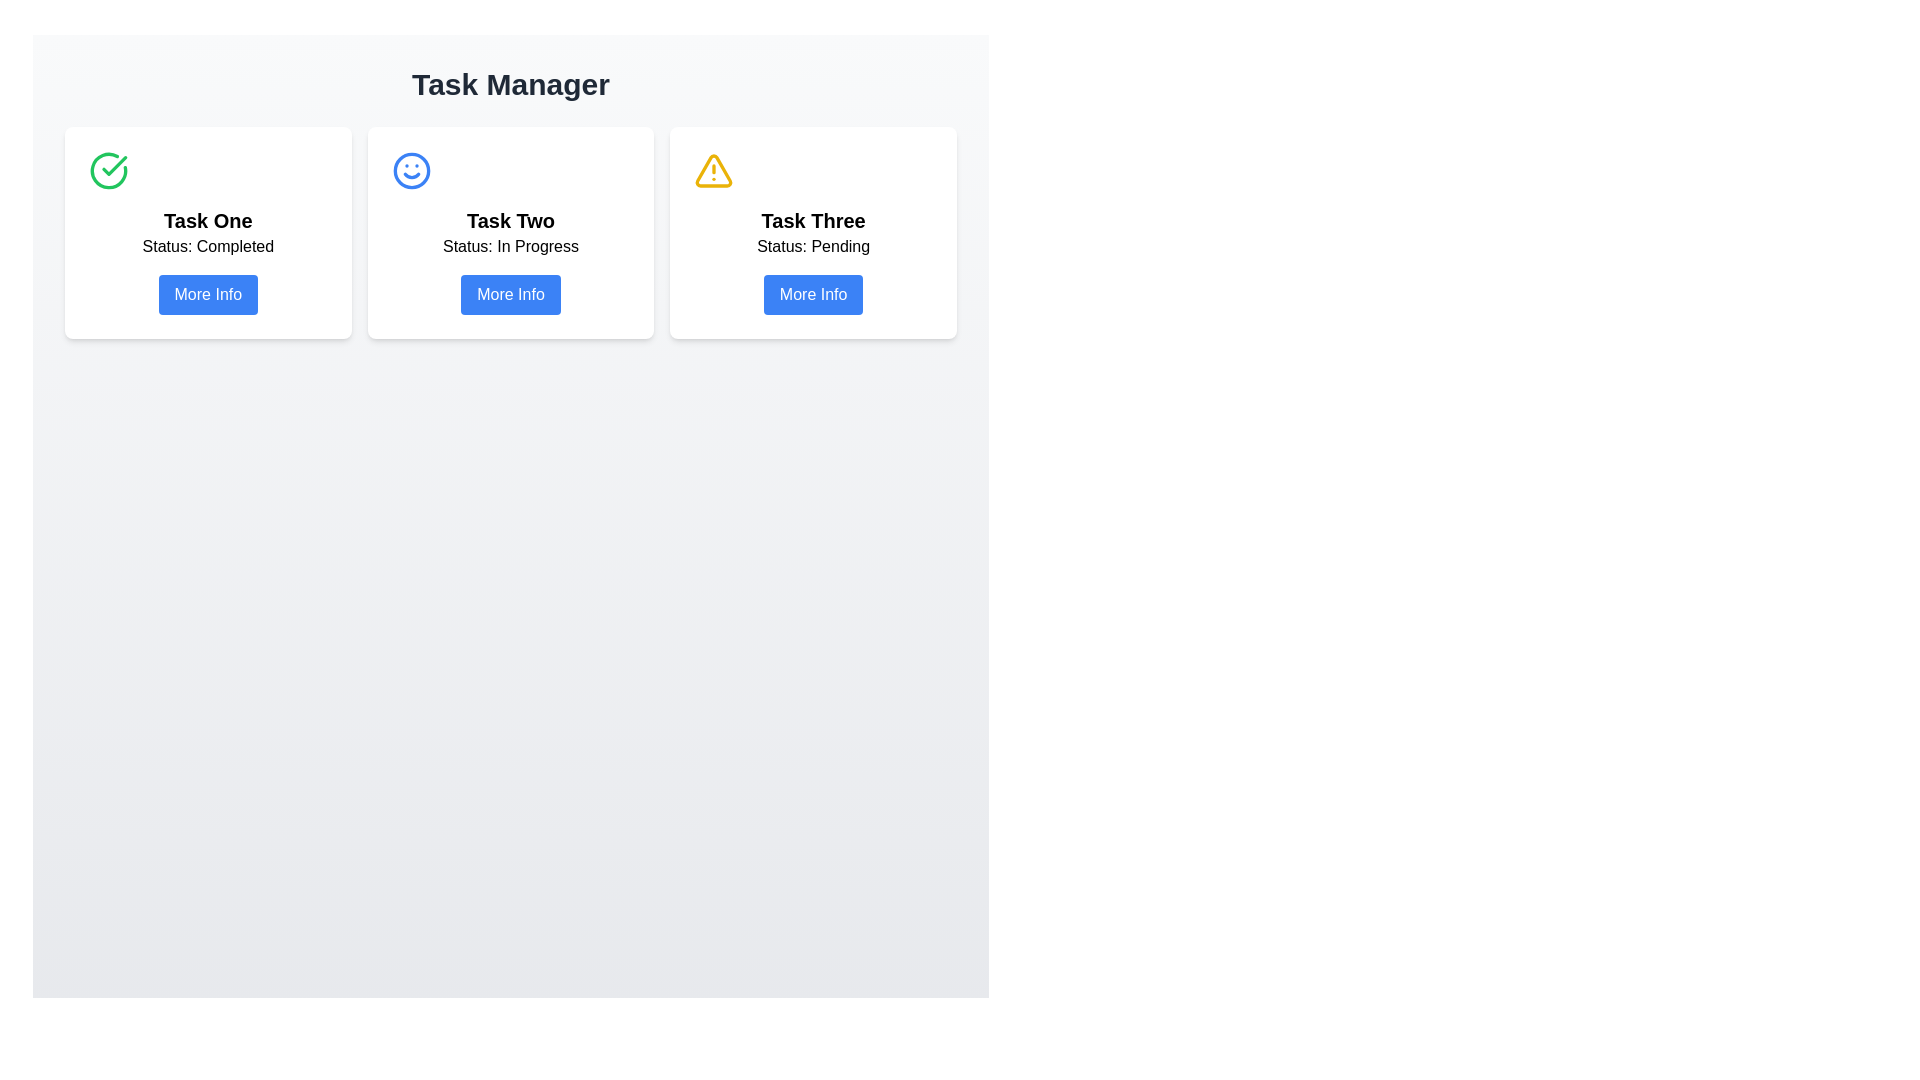 This screenshot has width=1920, height=1080. What do you see at coordinates (410, 169) in the screenshot?
I see `the smiling face icon, which is a blue circular outline with a filled white interior, located at the top of the second task card above the text 'Task Two: Status: In Progress'` at bounding box center [410, 169].